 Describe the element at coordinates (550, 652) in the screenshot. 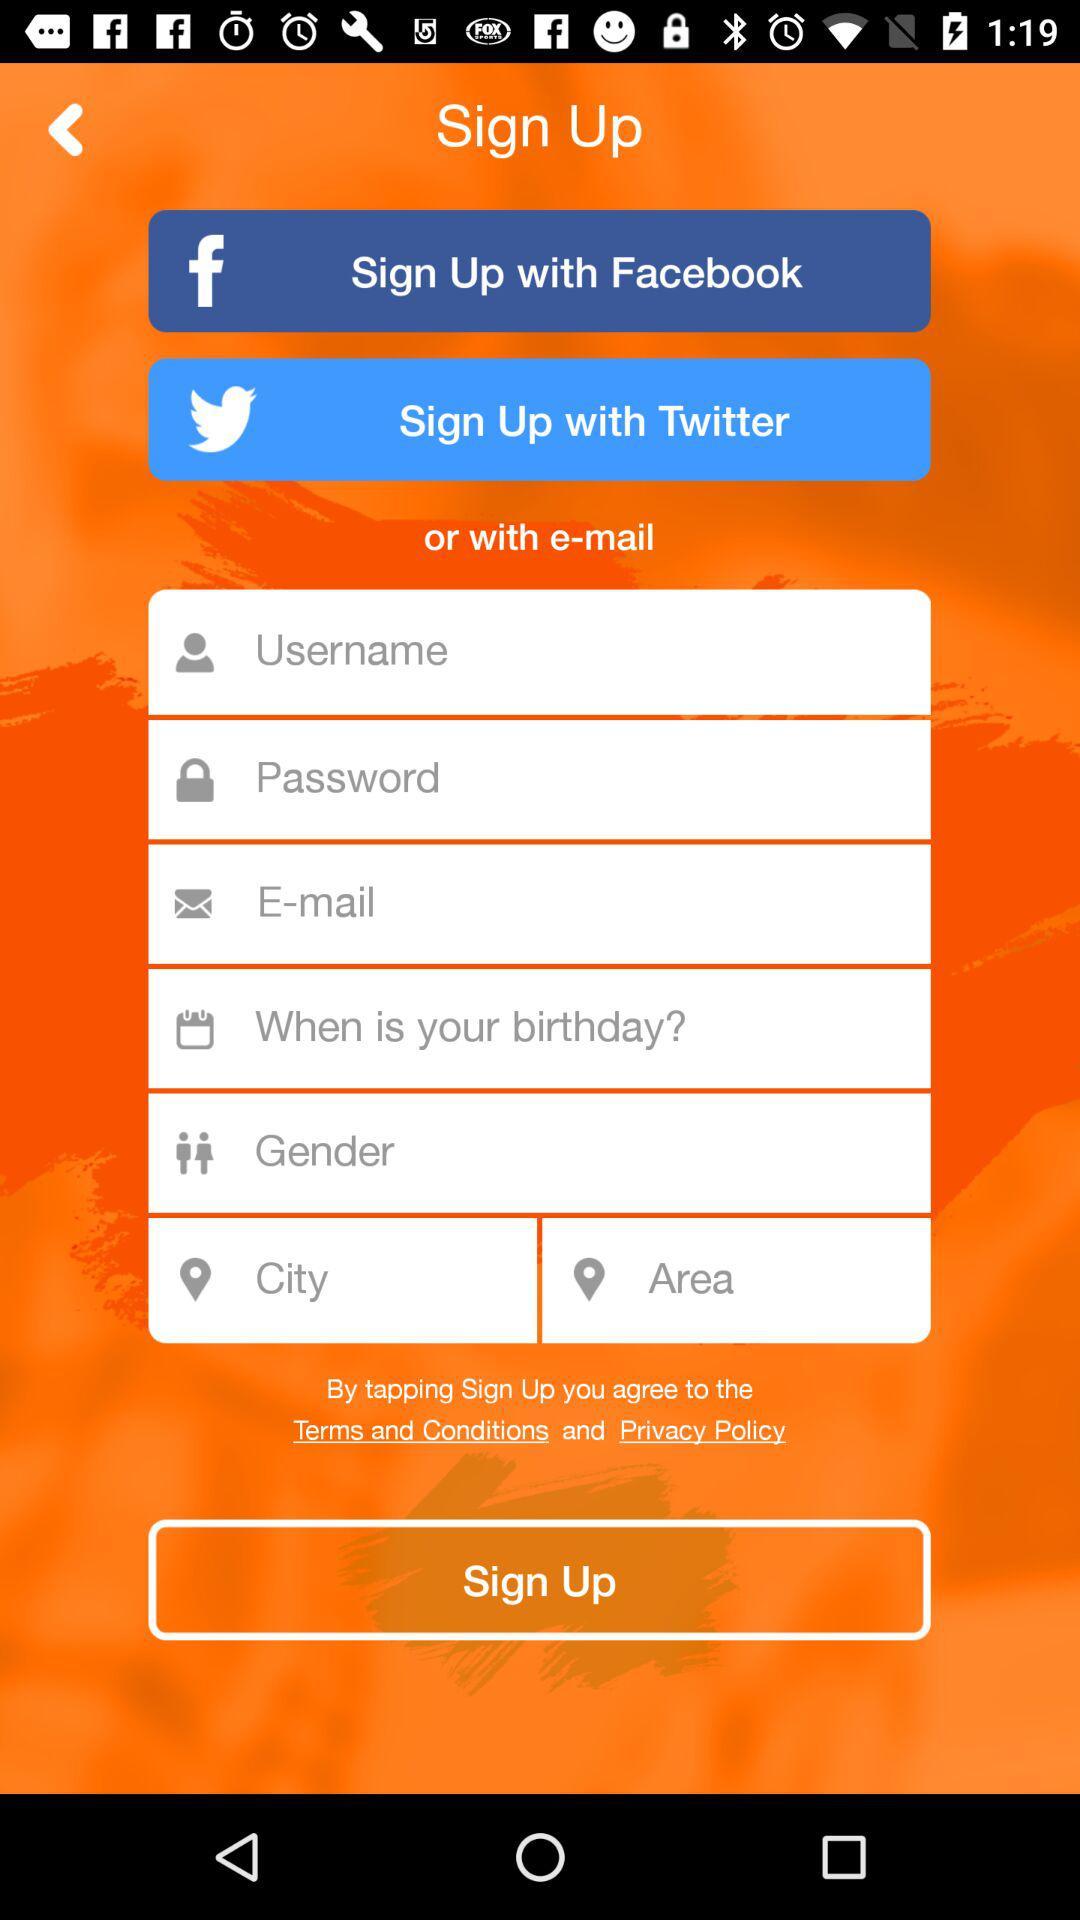

I see `item below the or with e item` at that location.